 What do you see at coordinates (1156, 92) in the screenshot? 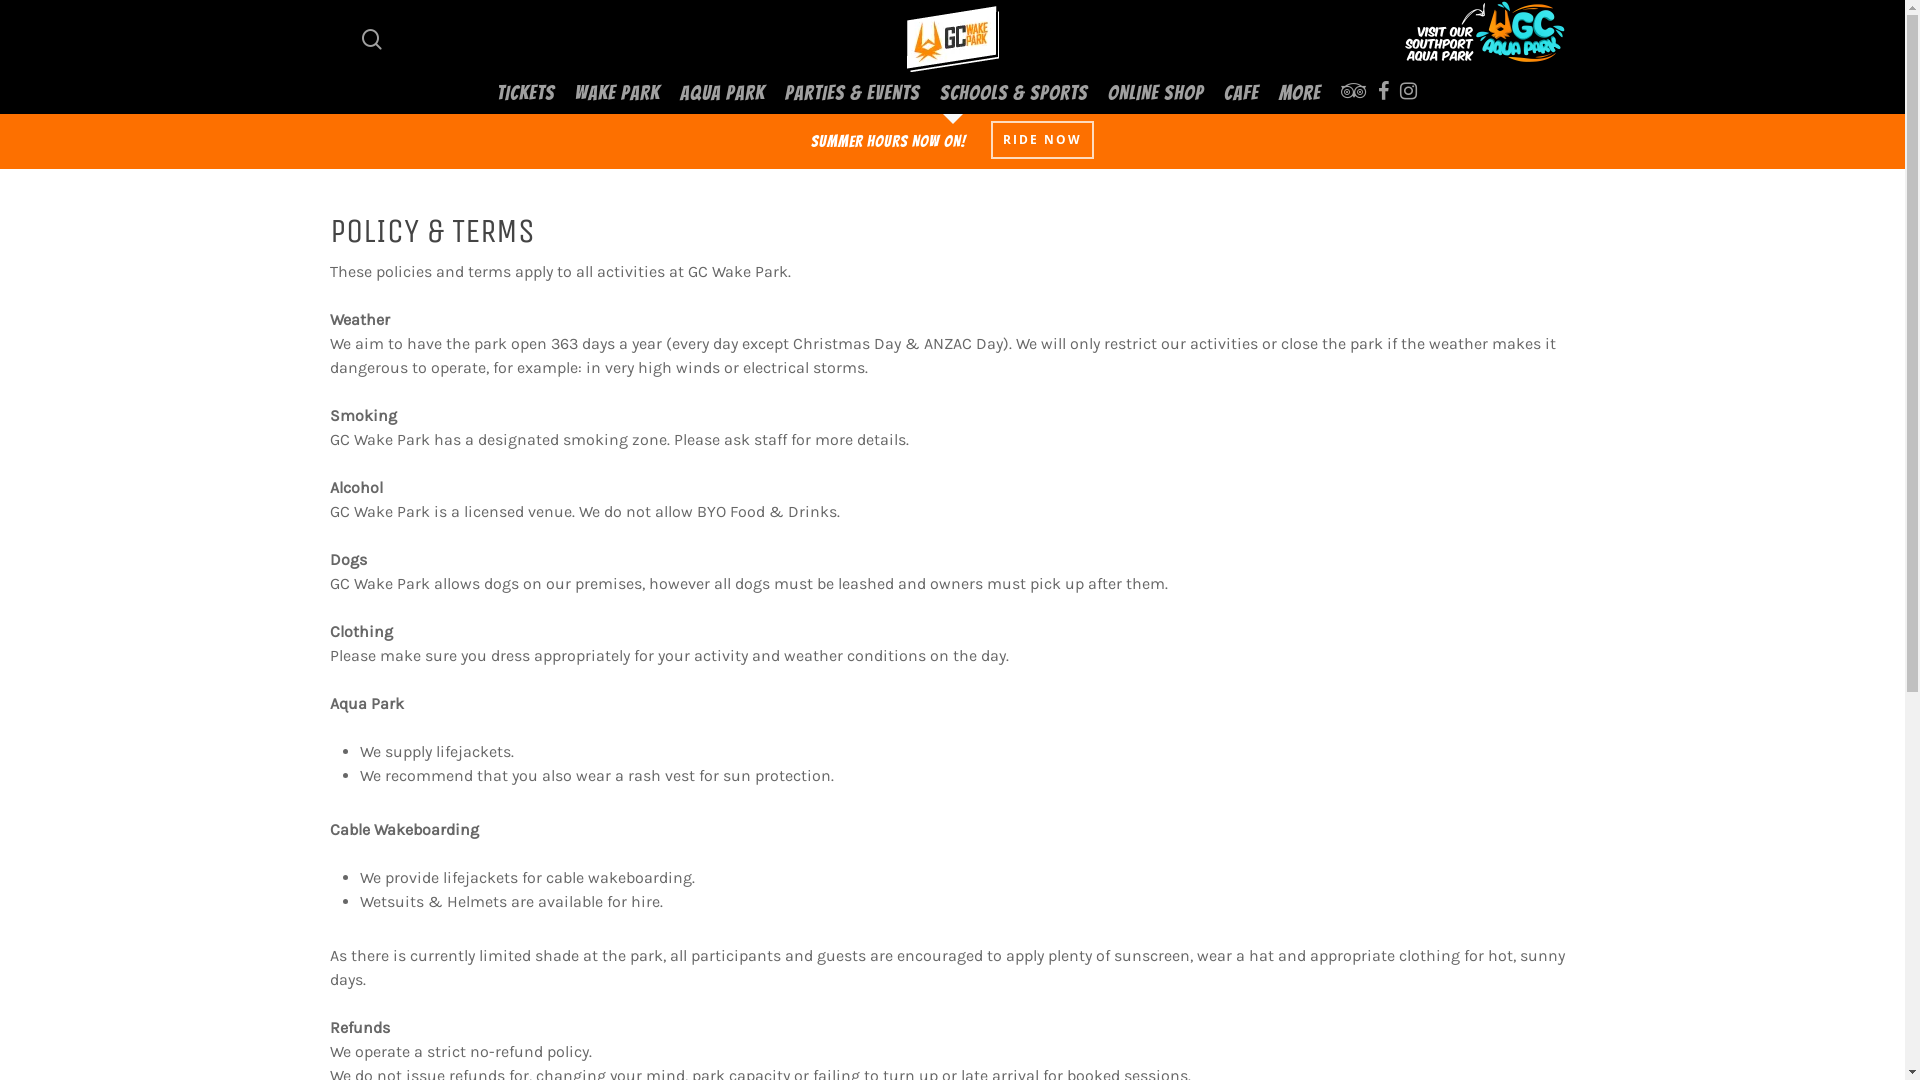
I see `'ONLINE SHOP'` at bounding box center [1156, 92].